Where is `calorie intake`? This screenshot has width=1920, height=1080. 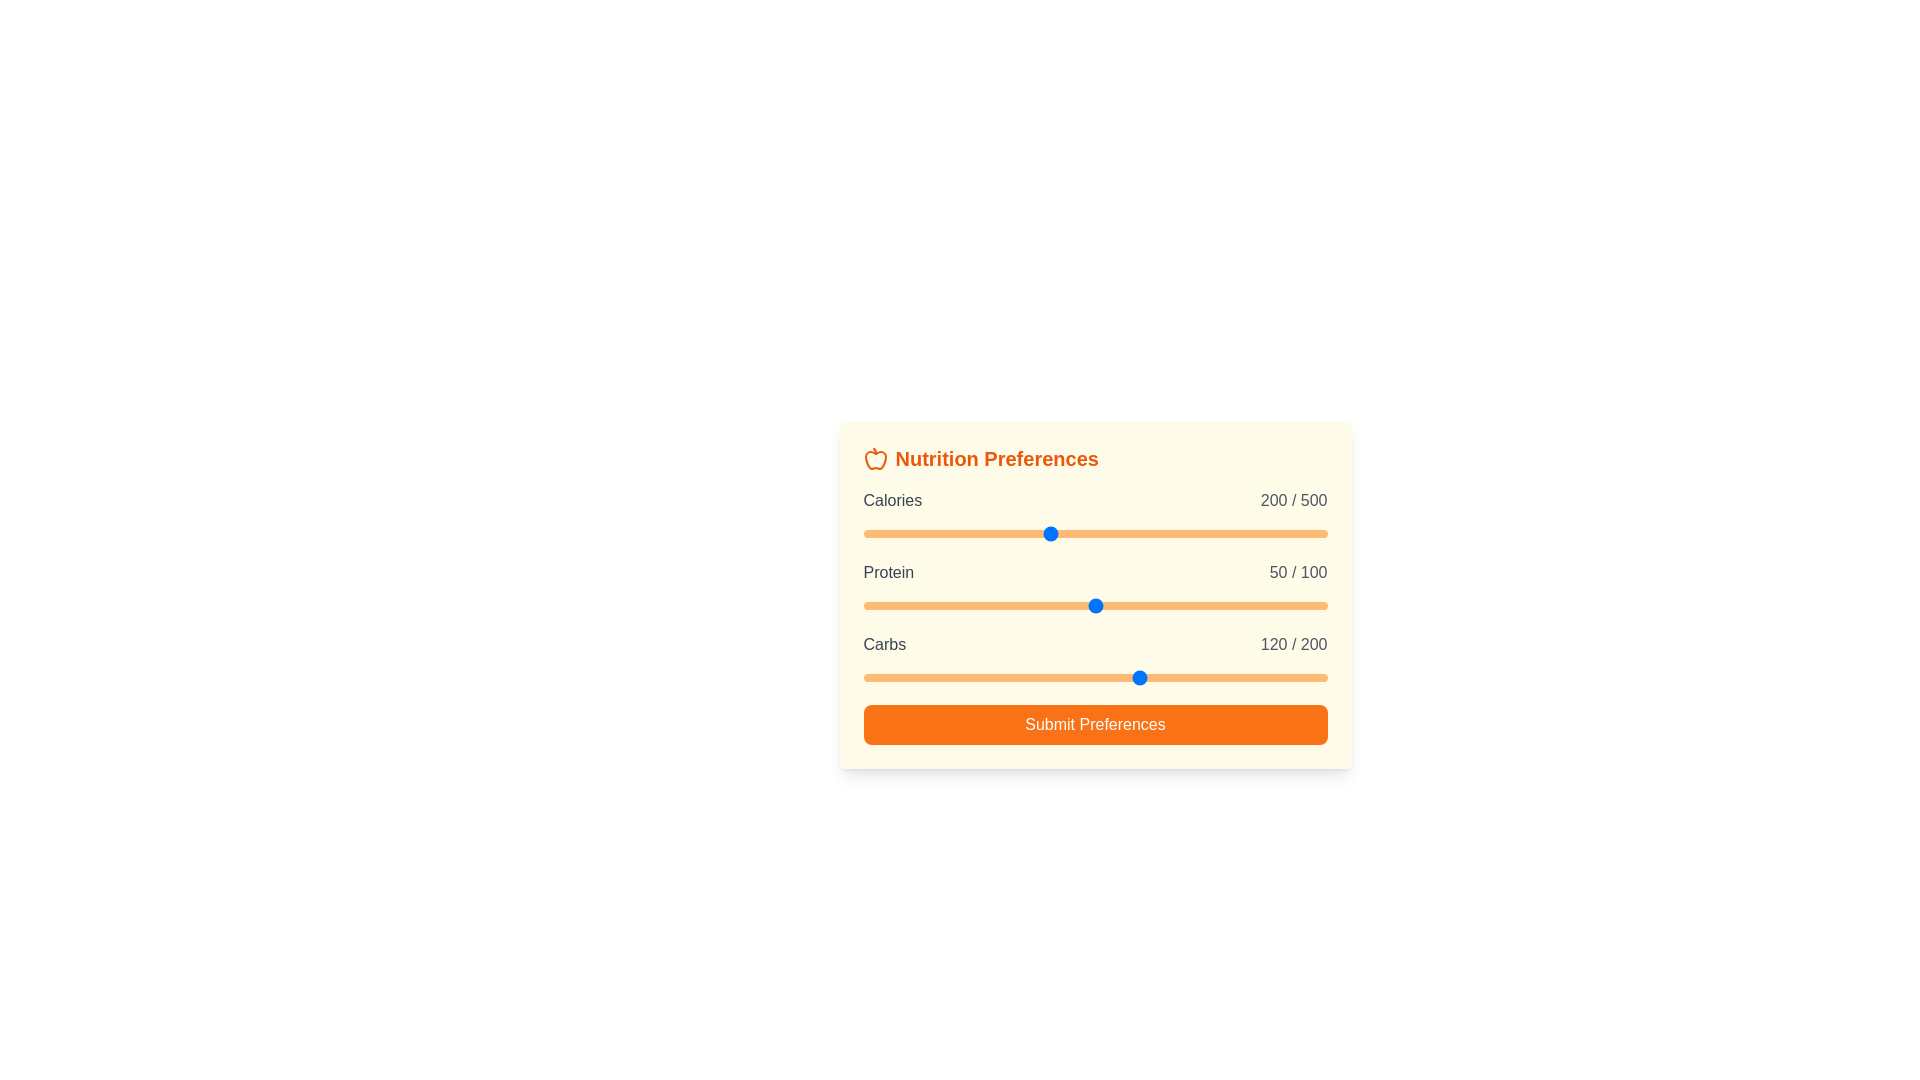
calorie intake is located at coordinates (1125, 532).